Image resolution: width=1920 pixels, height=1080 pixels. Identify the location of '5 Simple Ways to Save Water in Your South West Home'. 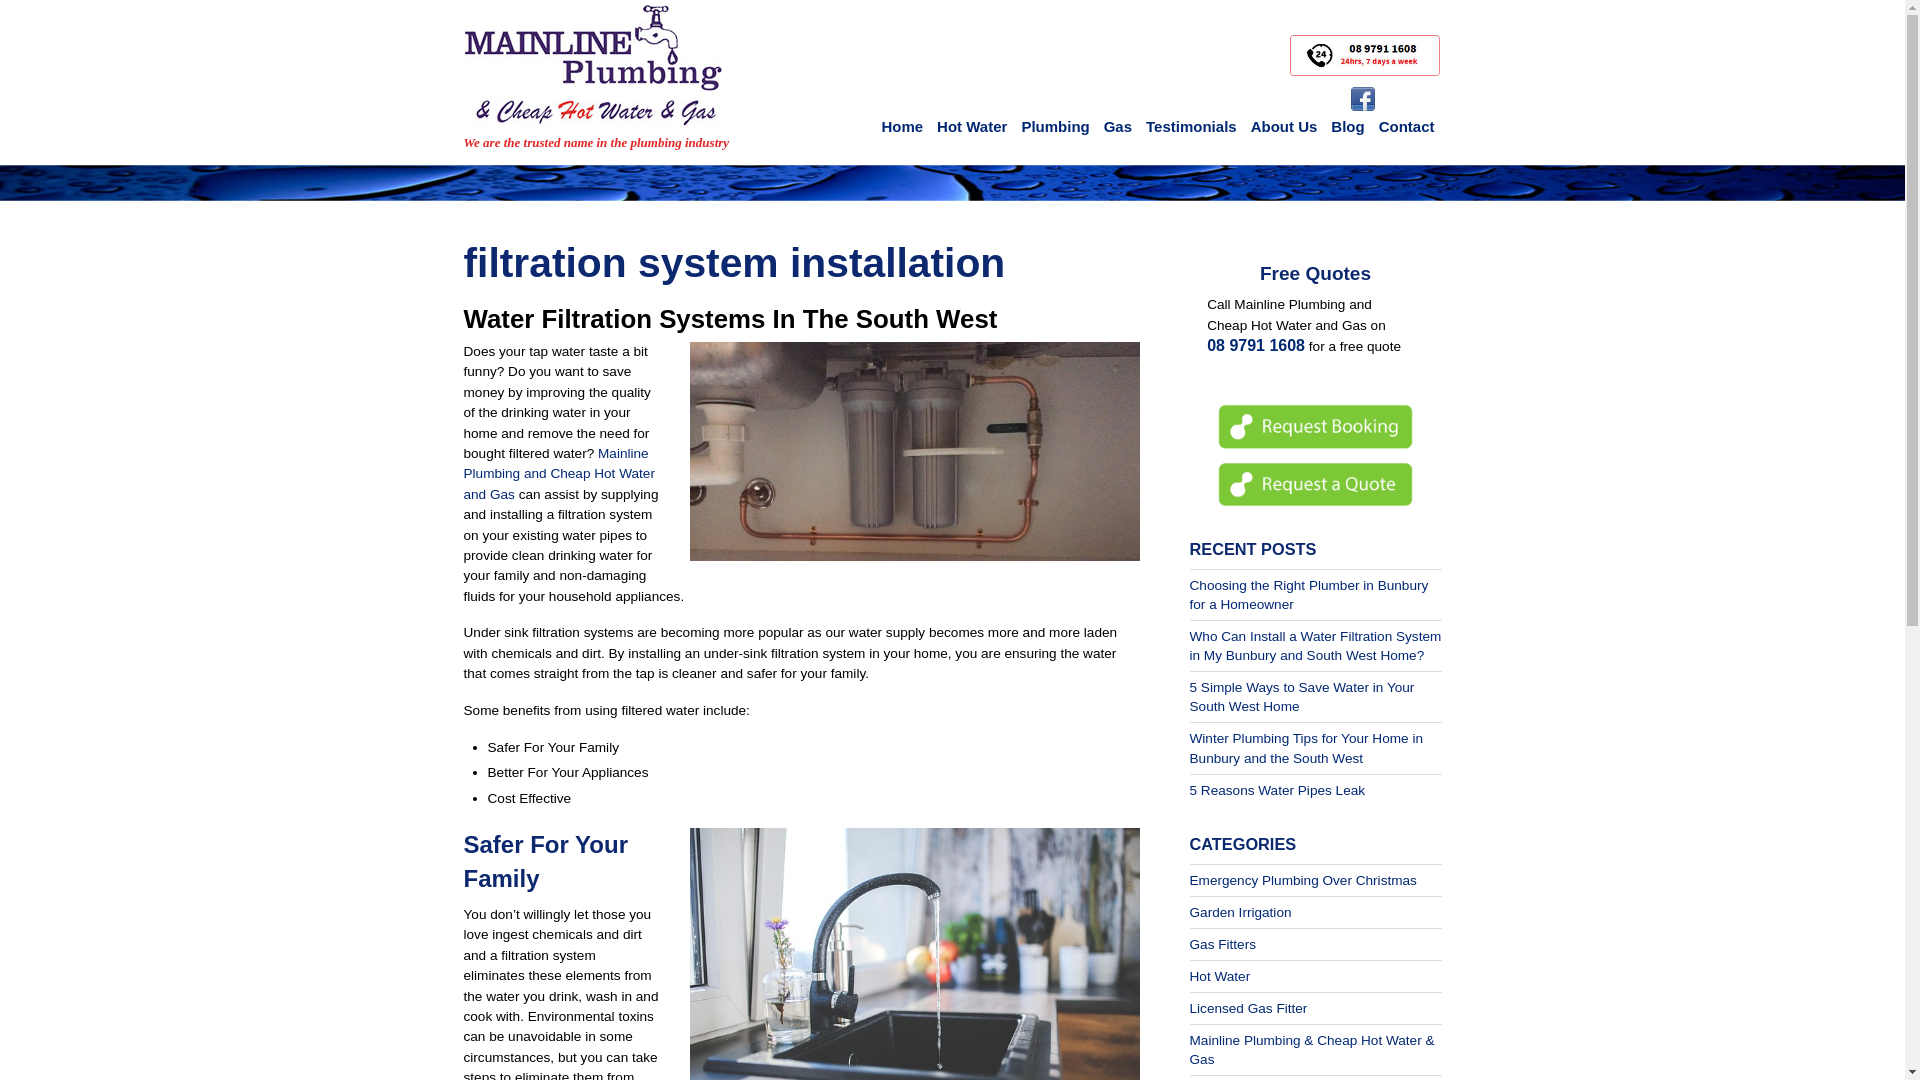
(1302, 696).